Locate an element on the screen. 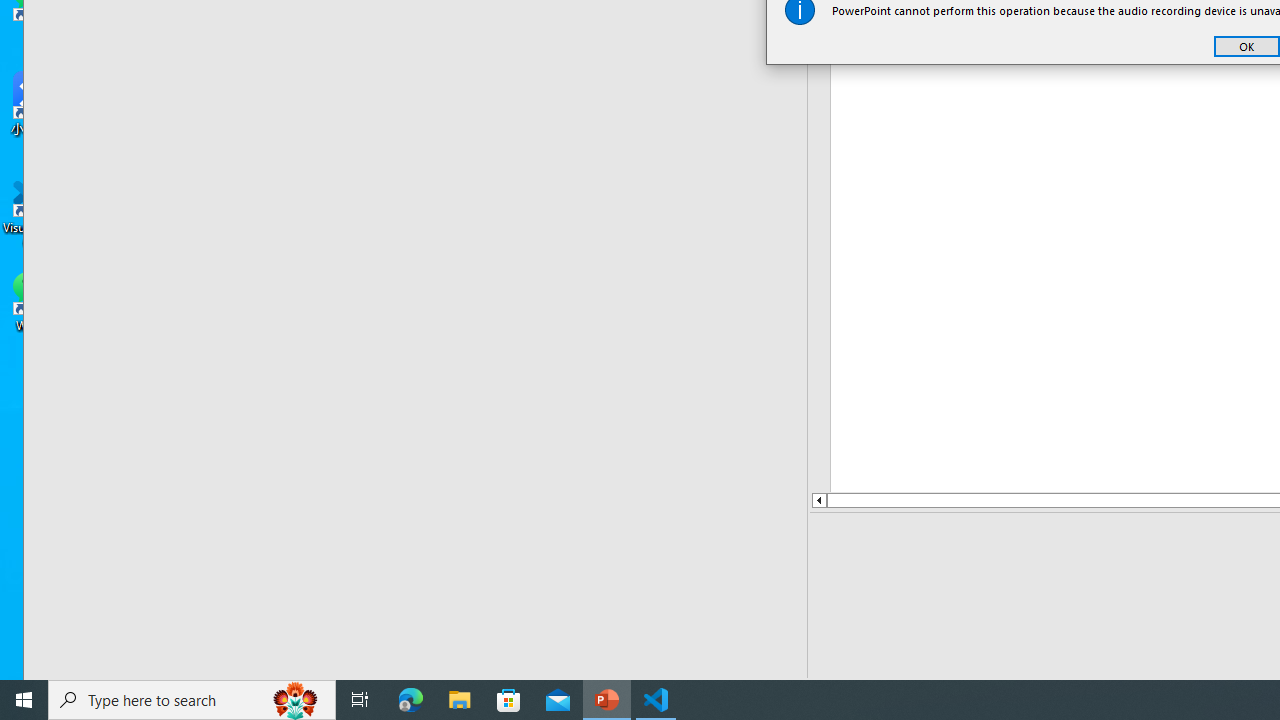 This screenshot has width=1280, height=720. 'Start' is located at coordinates (24, 698).